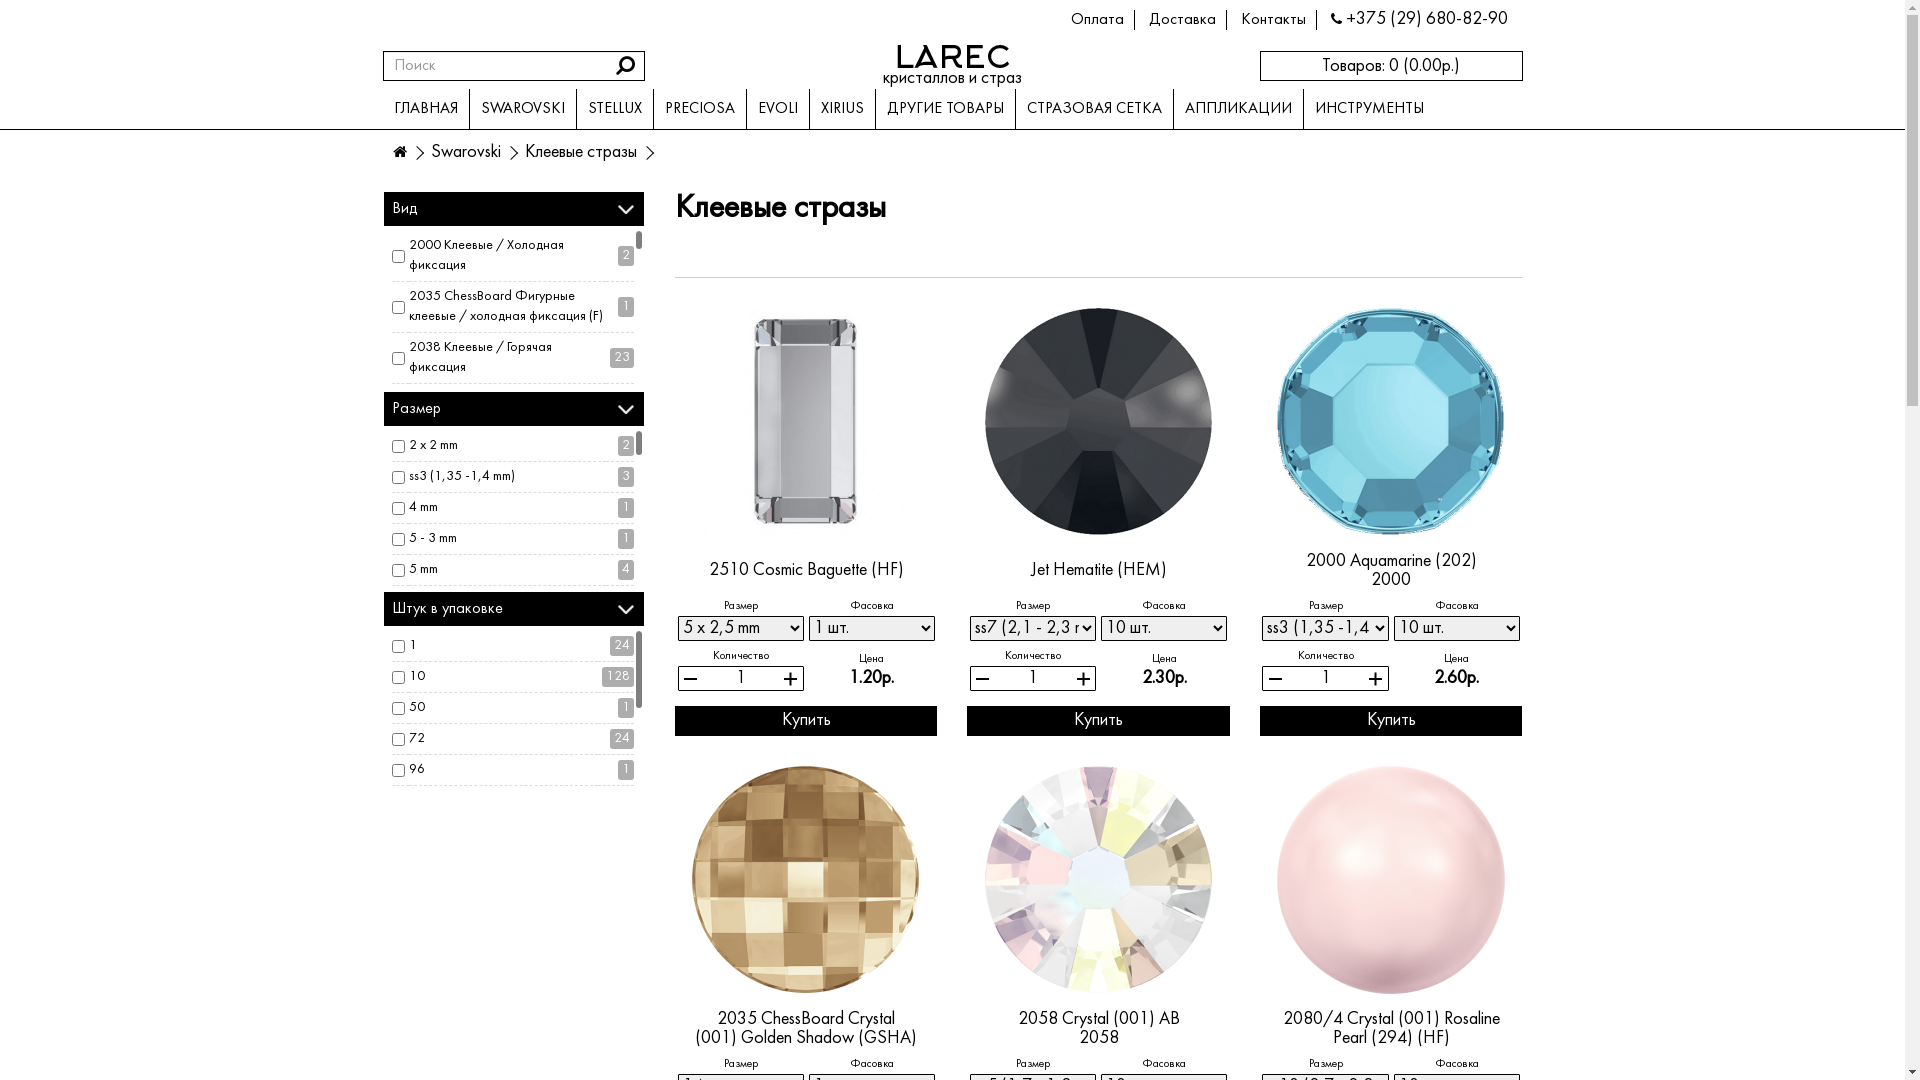 The height and width of the screenshot is (1080, 1920). What do you see at coordinates (1390, 878) in the screenshot?
I see `'2080/4 Crystal (001)  Rosaline Pearl (294) (HF)'` at bounding box center [1390, 878].